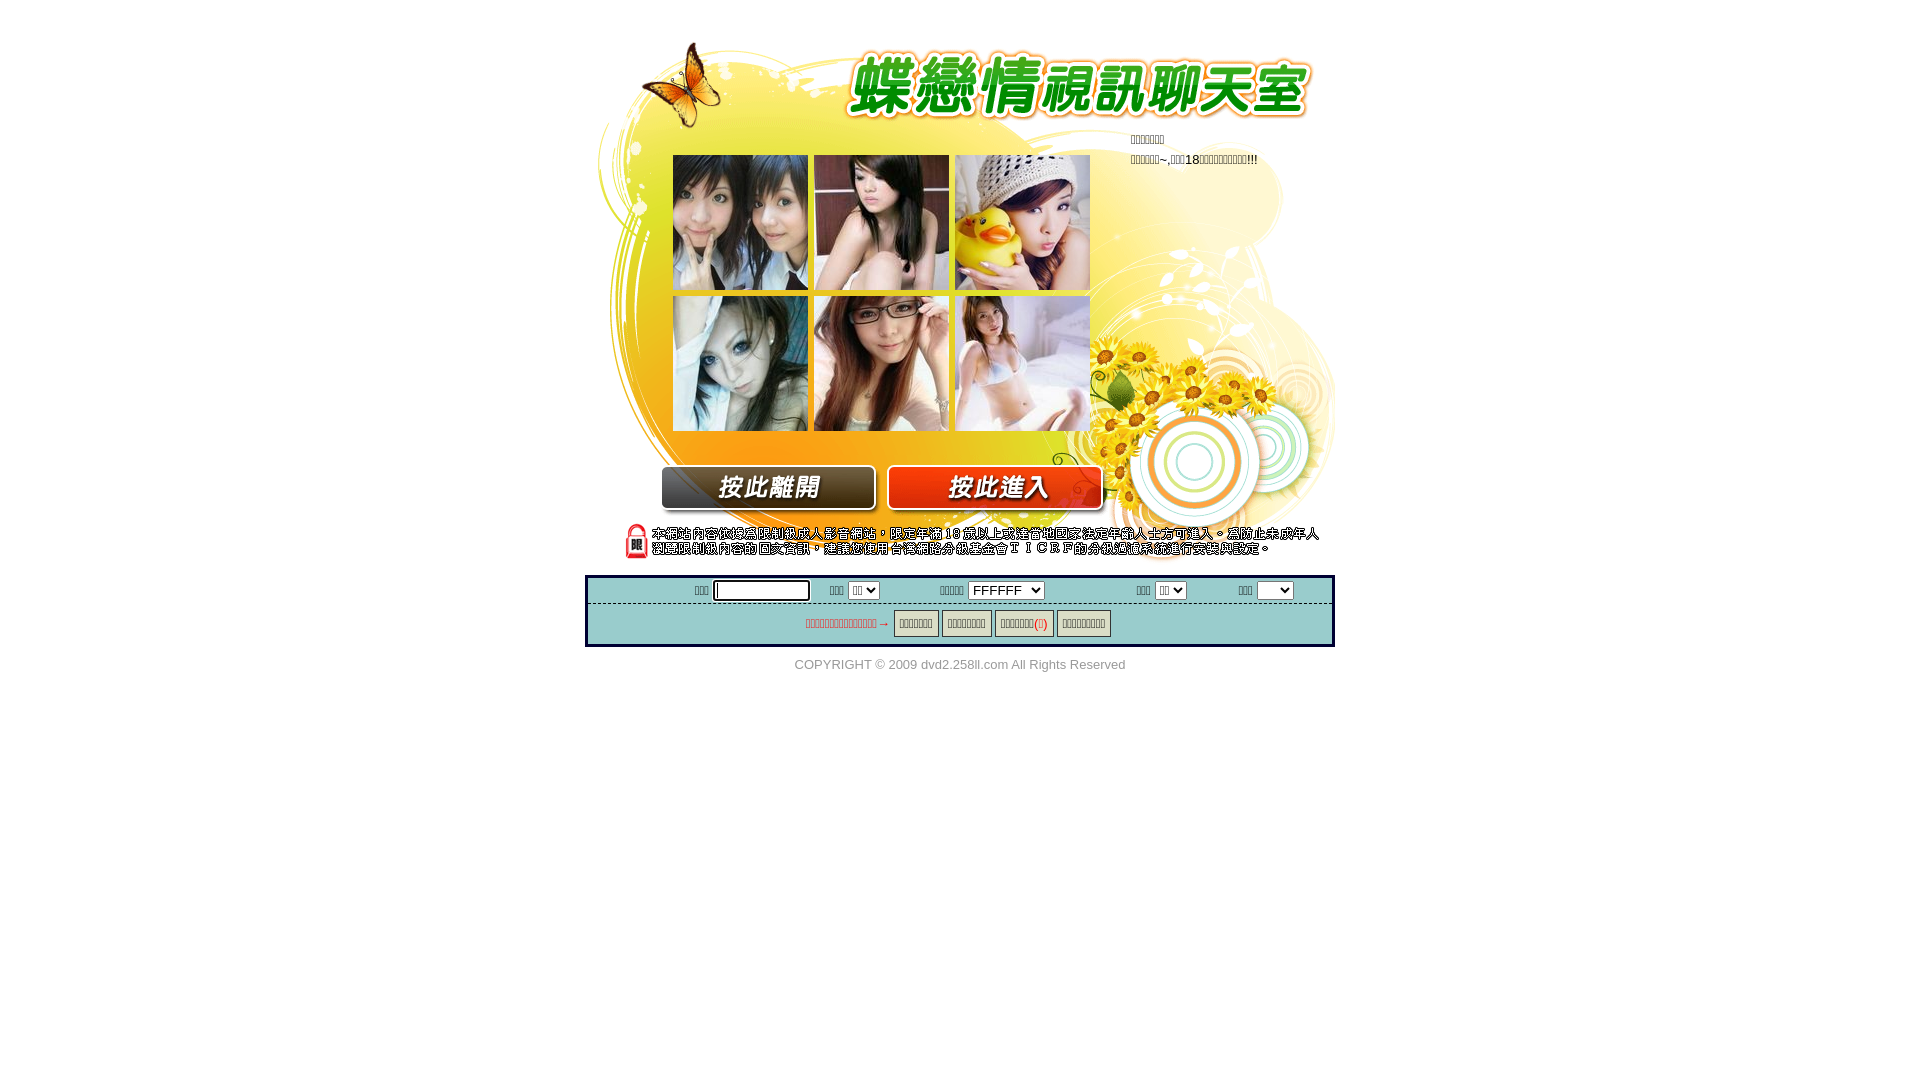 The width and height of the screenshot is (1920, 1080). I want to click on 'dvd2.258ll.com', so click(964, 663).